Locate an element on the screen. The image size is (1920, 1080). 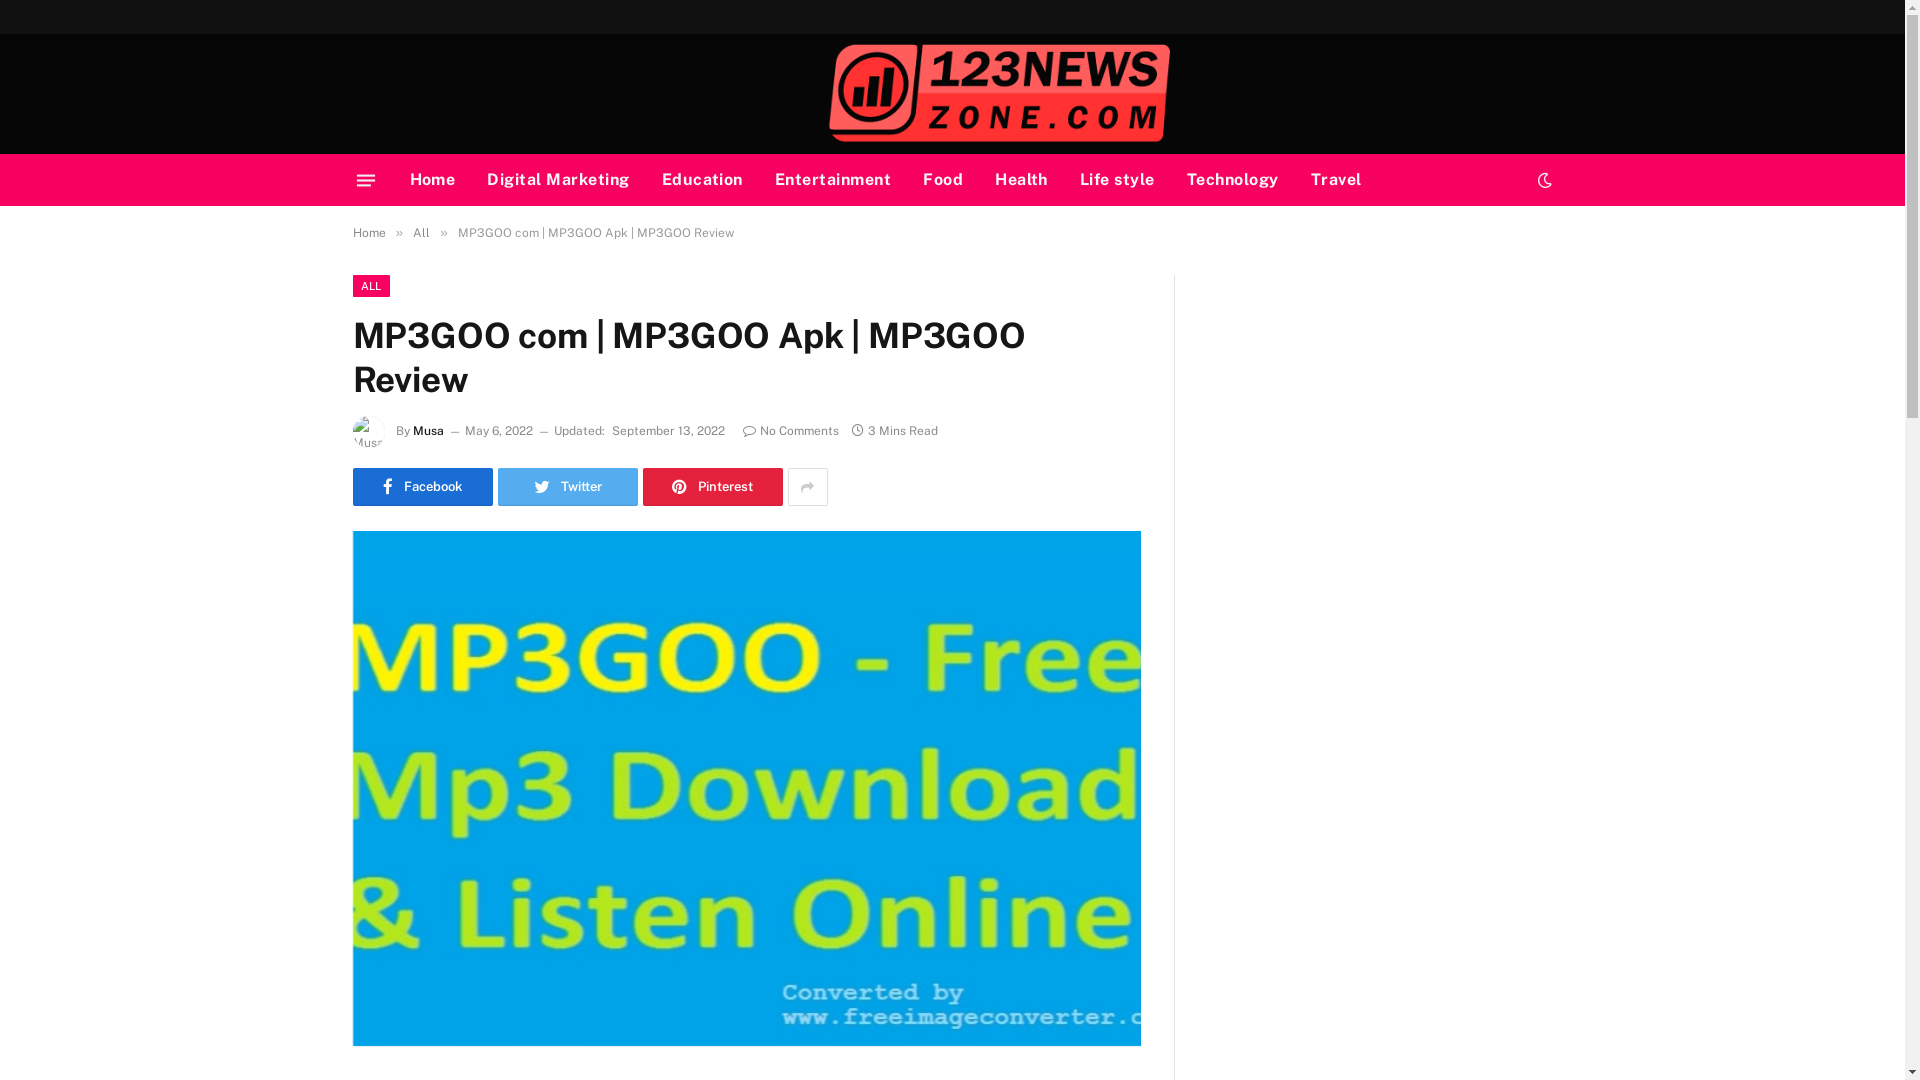
'All' is located at coordinates (411, 231).